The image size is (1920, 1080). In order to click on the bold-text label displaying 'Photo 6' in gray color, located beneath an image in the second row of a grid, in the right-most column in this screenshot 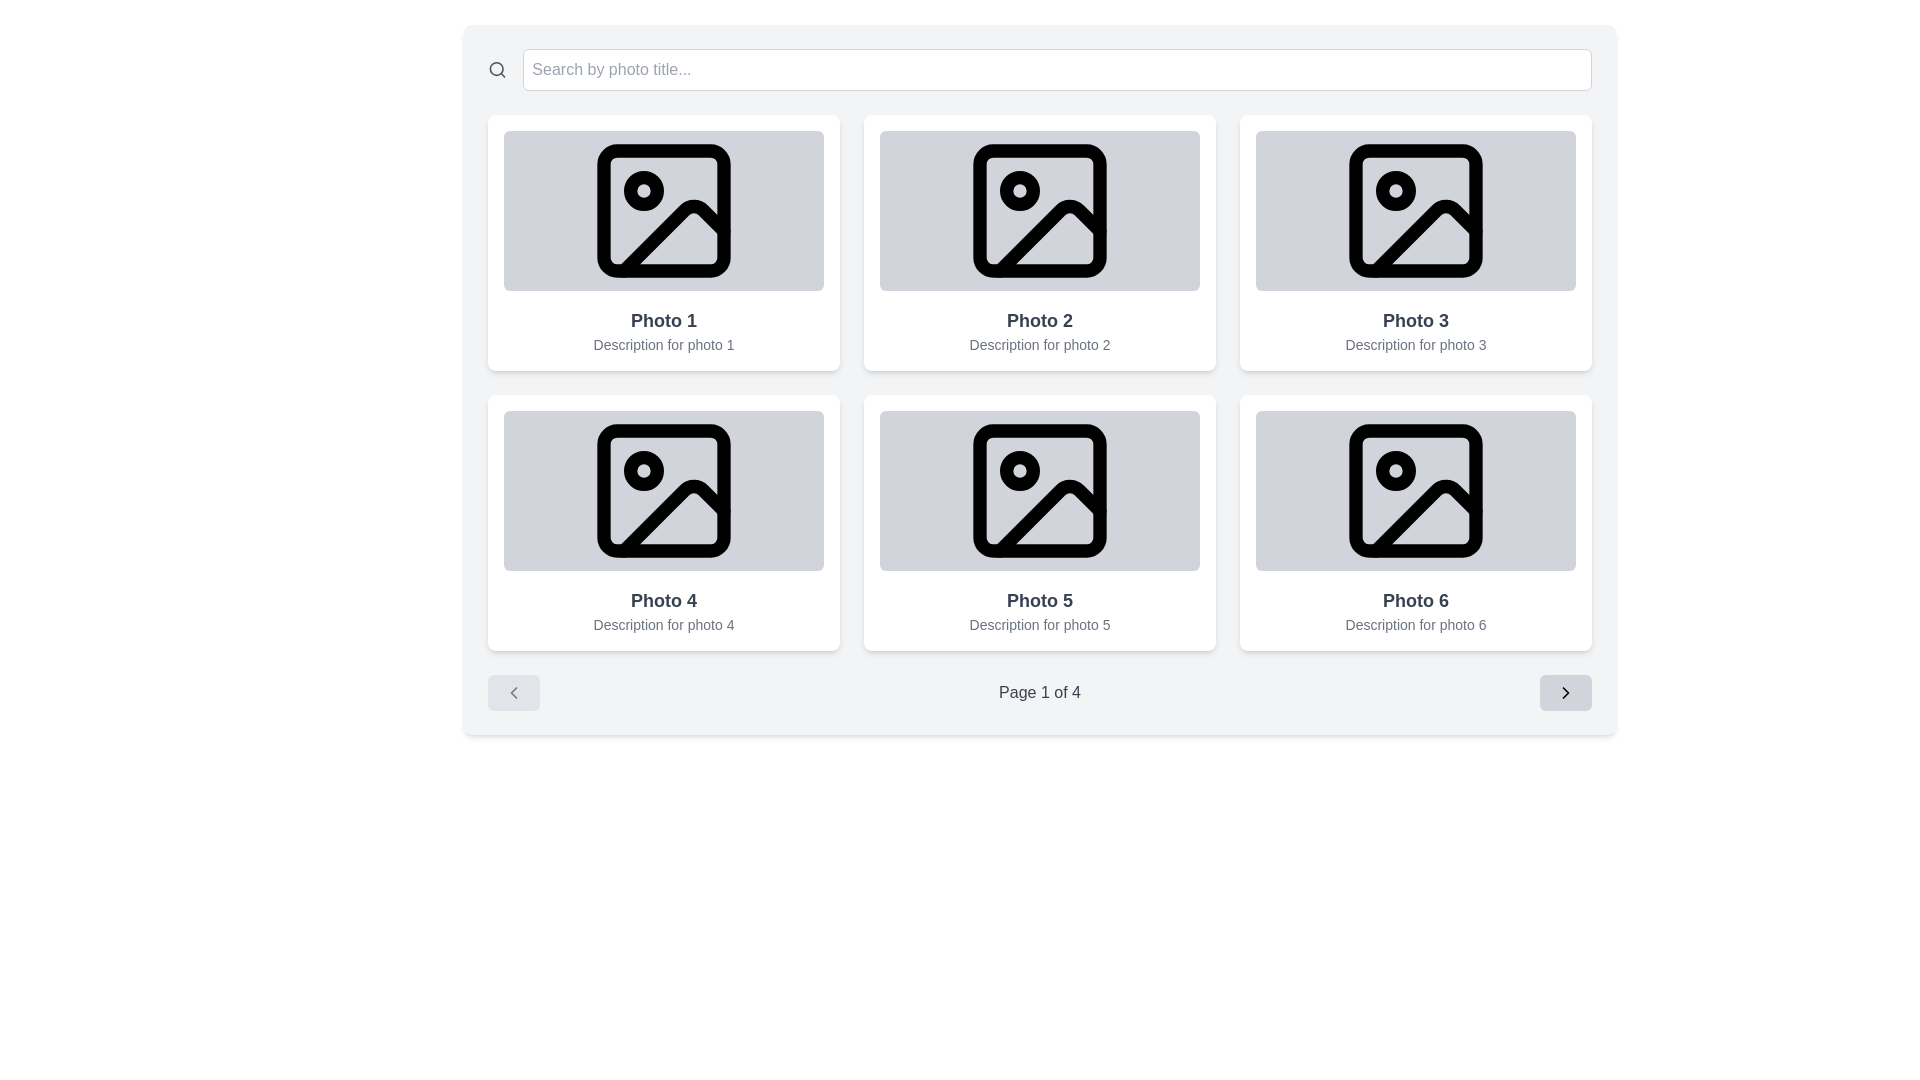, I will do `click(1415, 600)`.